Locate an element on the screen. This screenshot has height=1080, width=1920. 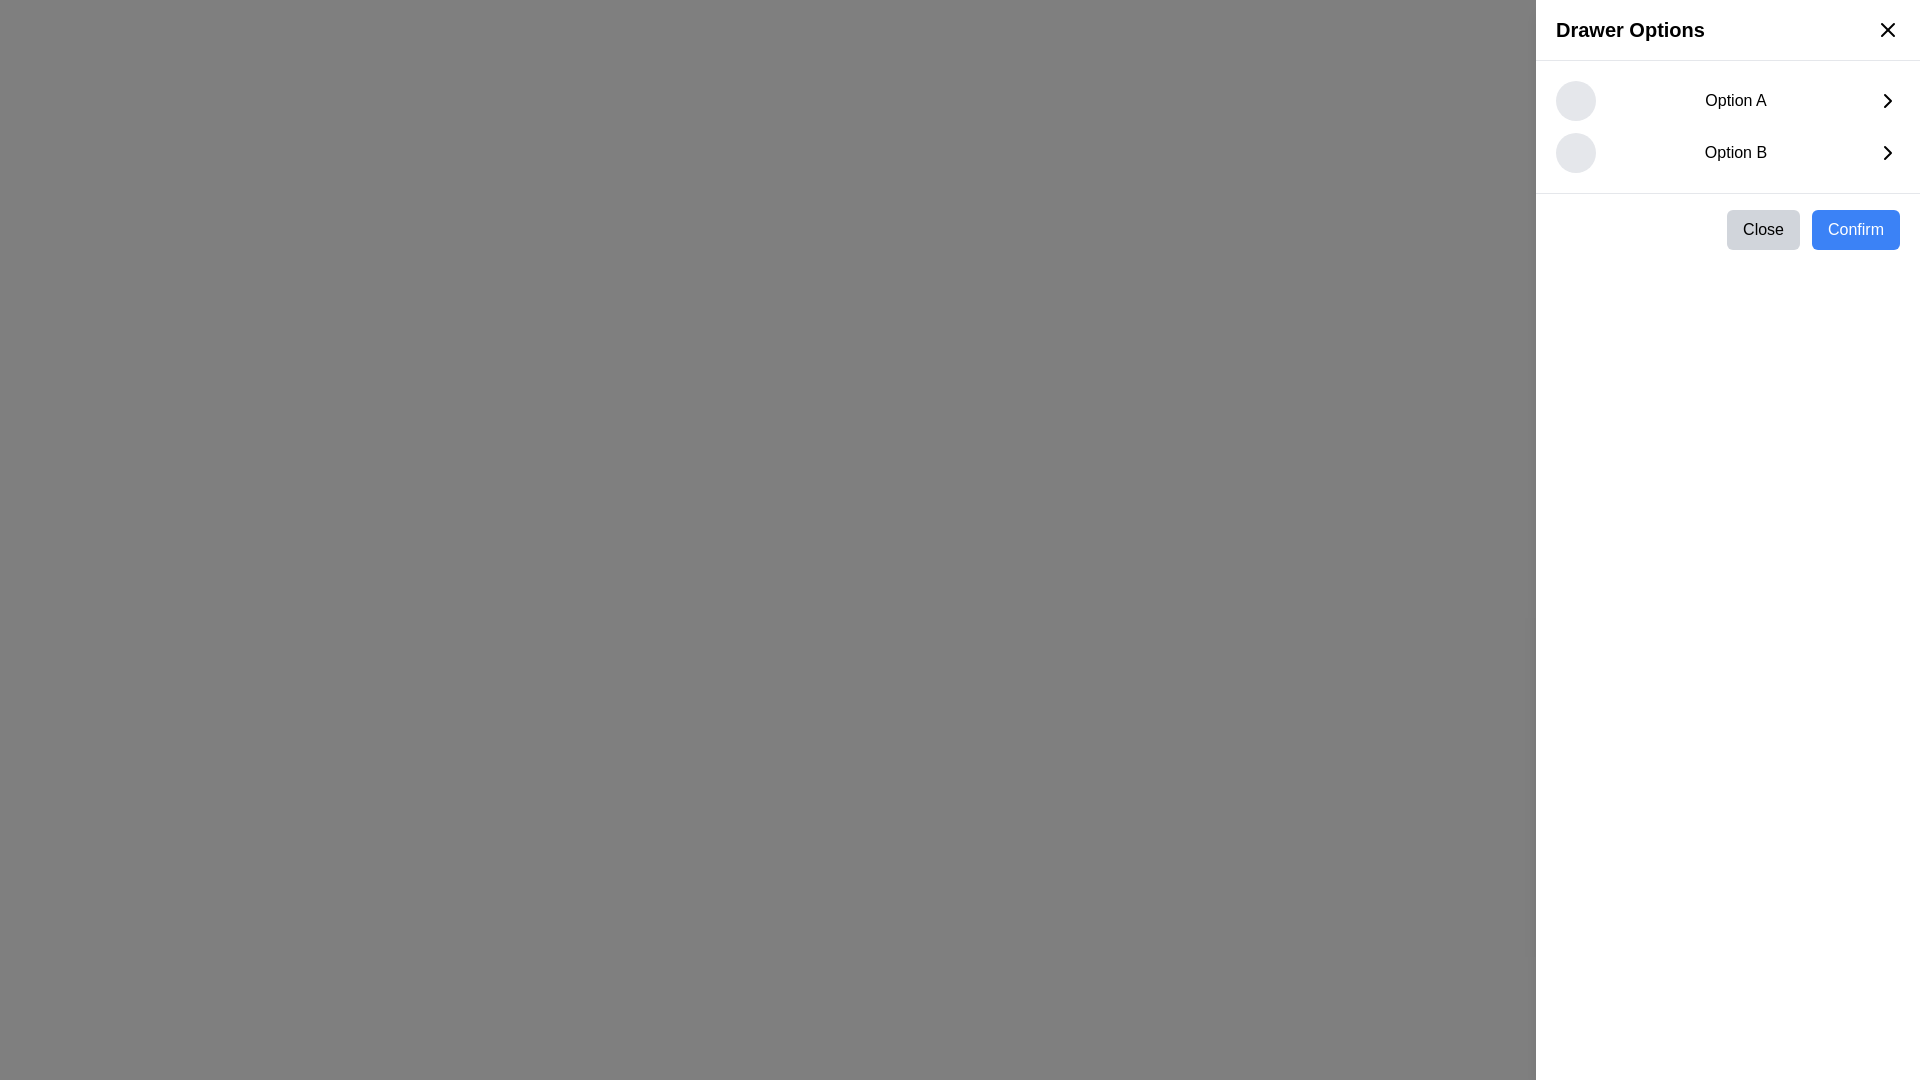
the 'Option A' text label, which is a medium-sized, bold font element located in the right-side drawer interface, positioned between a circular icon and a right-facing arrow icon is located at coordinates (1735, 100).